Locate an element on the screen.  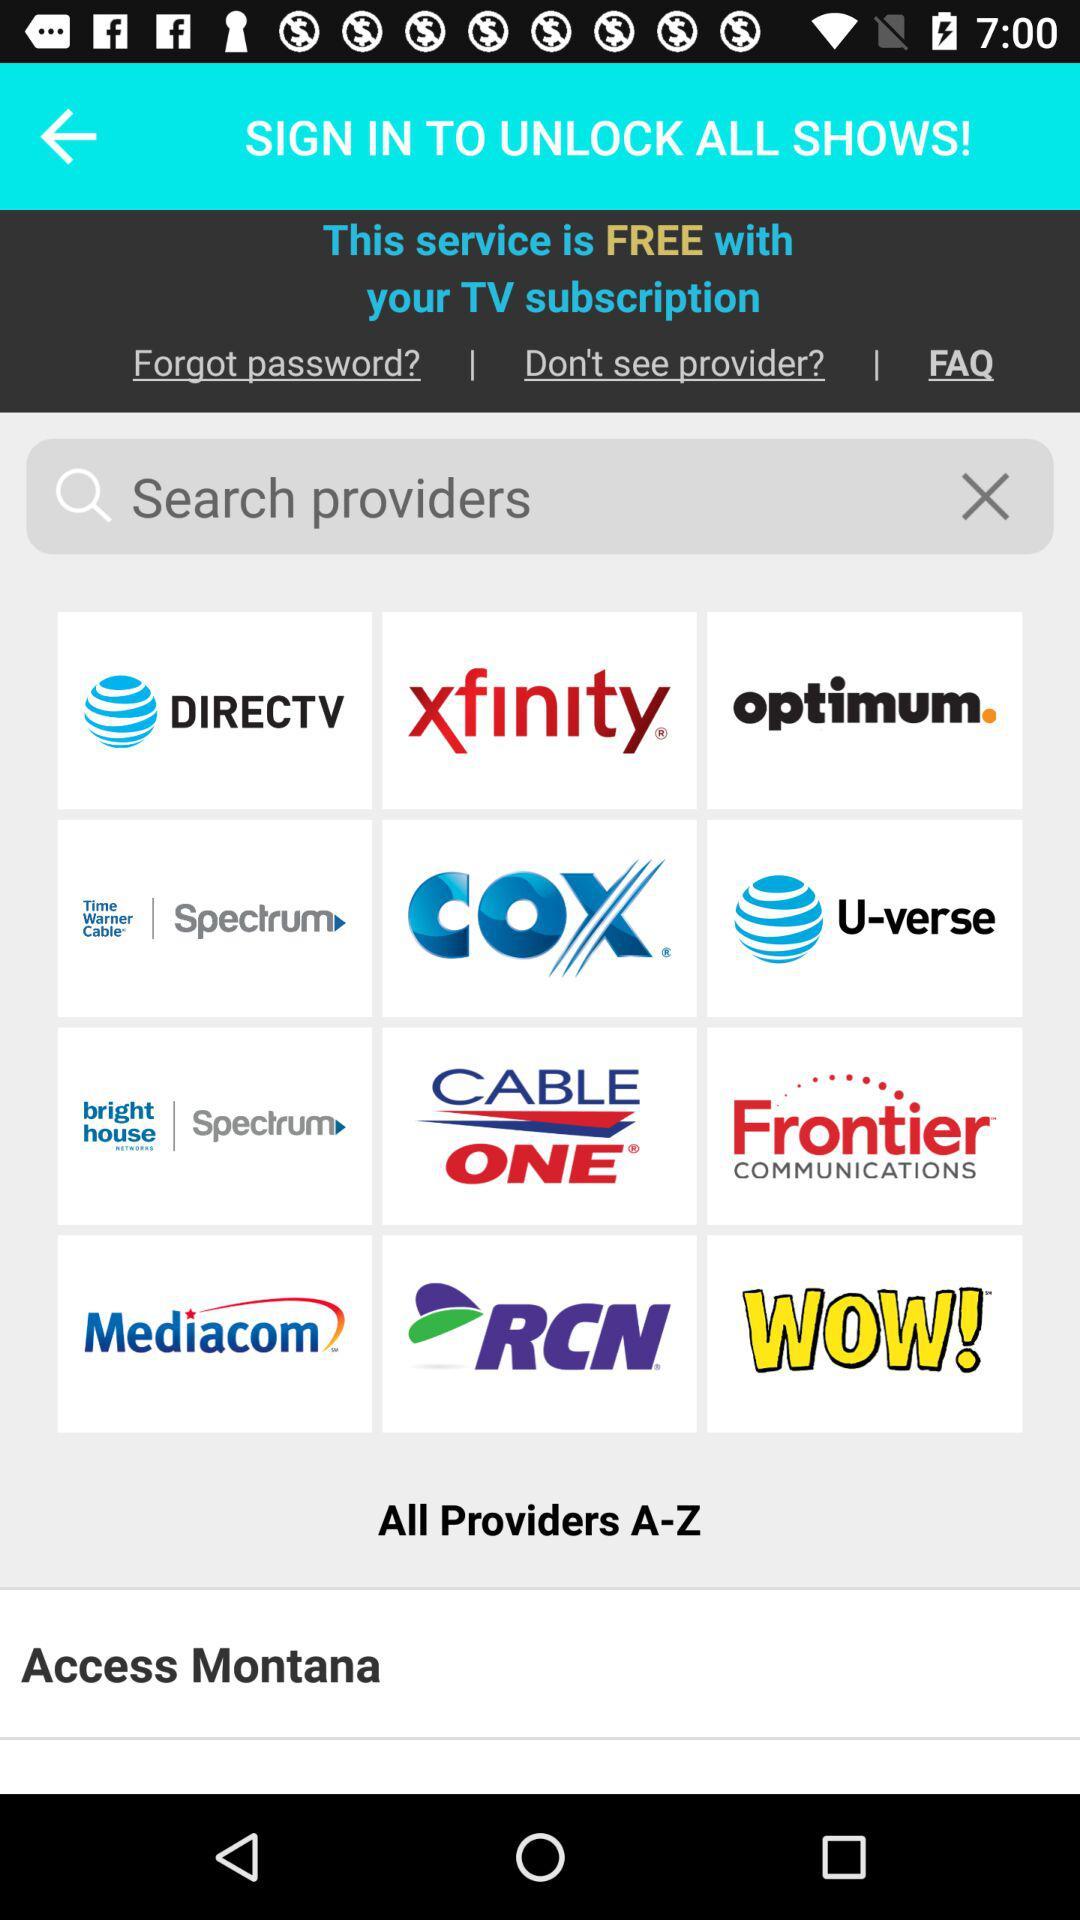
xfinity is located at coordinates (538, 710).